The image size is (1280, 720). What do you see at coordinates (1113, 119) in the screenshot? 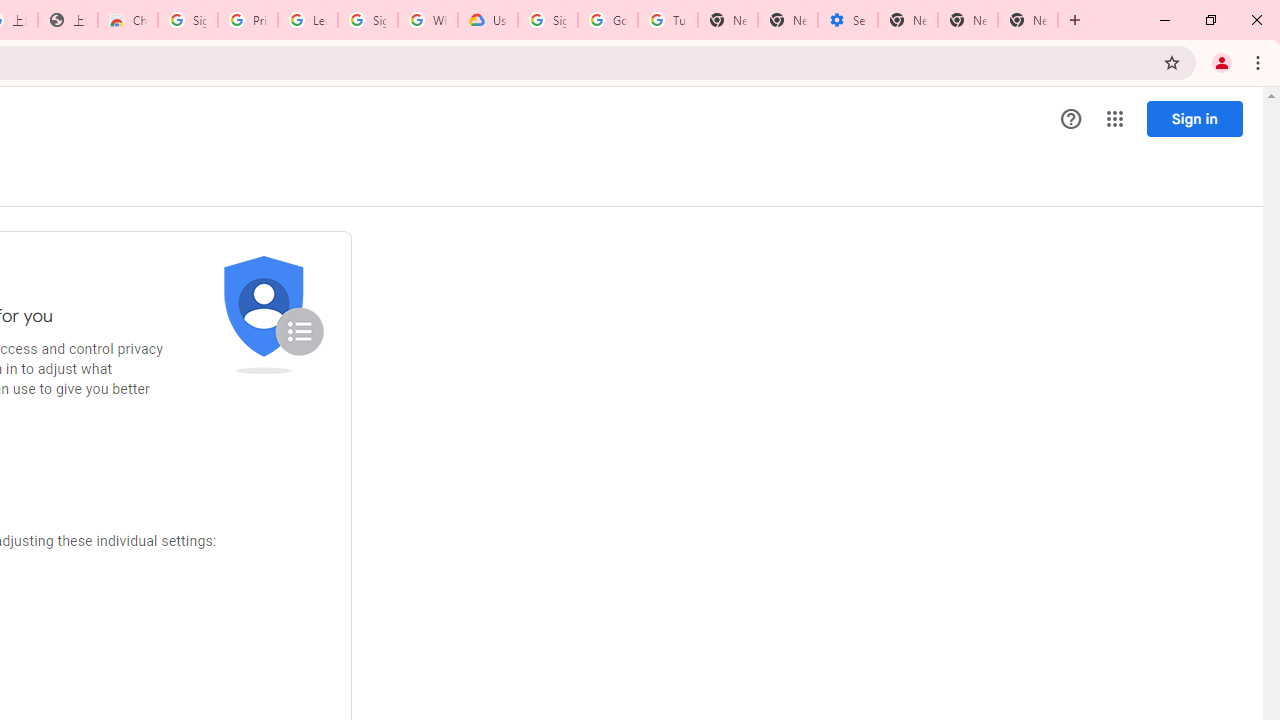
I see `'Google apps'` at bounding box center [1113, 119].